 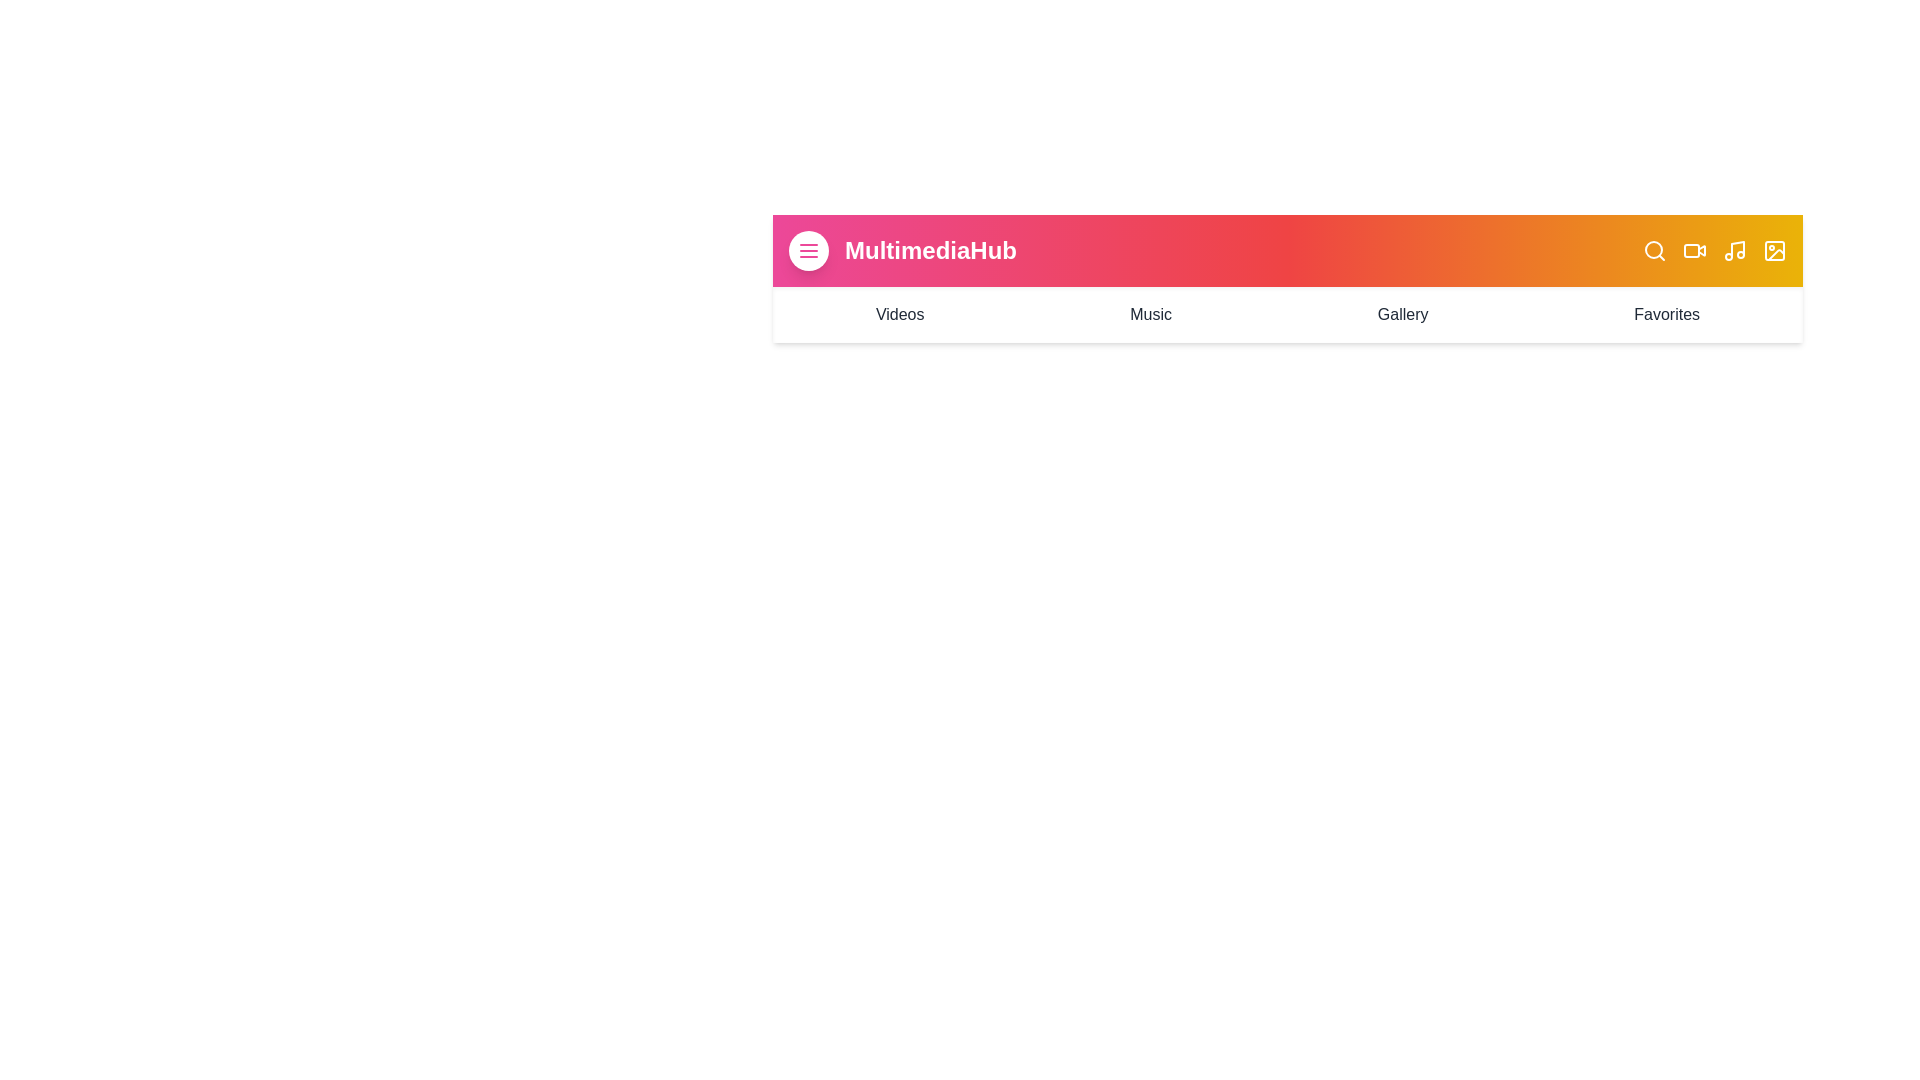 What do you see at coordinates (809, 249) in the screenshot?
I see `the menu icon to toggle the navigation menu` at bounding box center [809, 249].